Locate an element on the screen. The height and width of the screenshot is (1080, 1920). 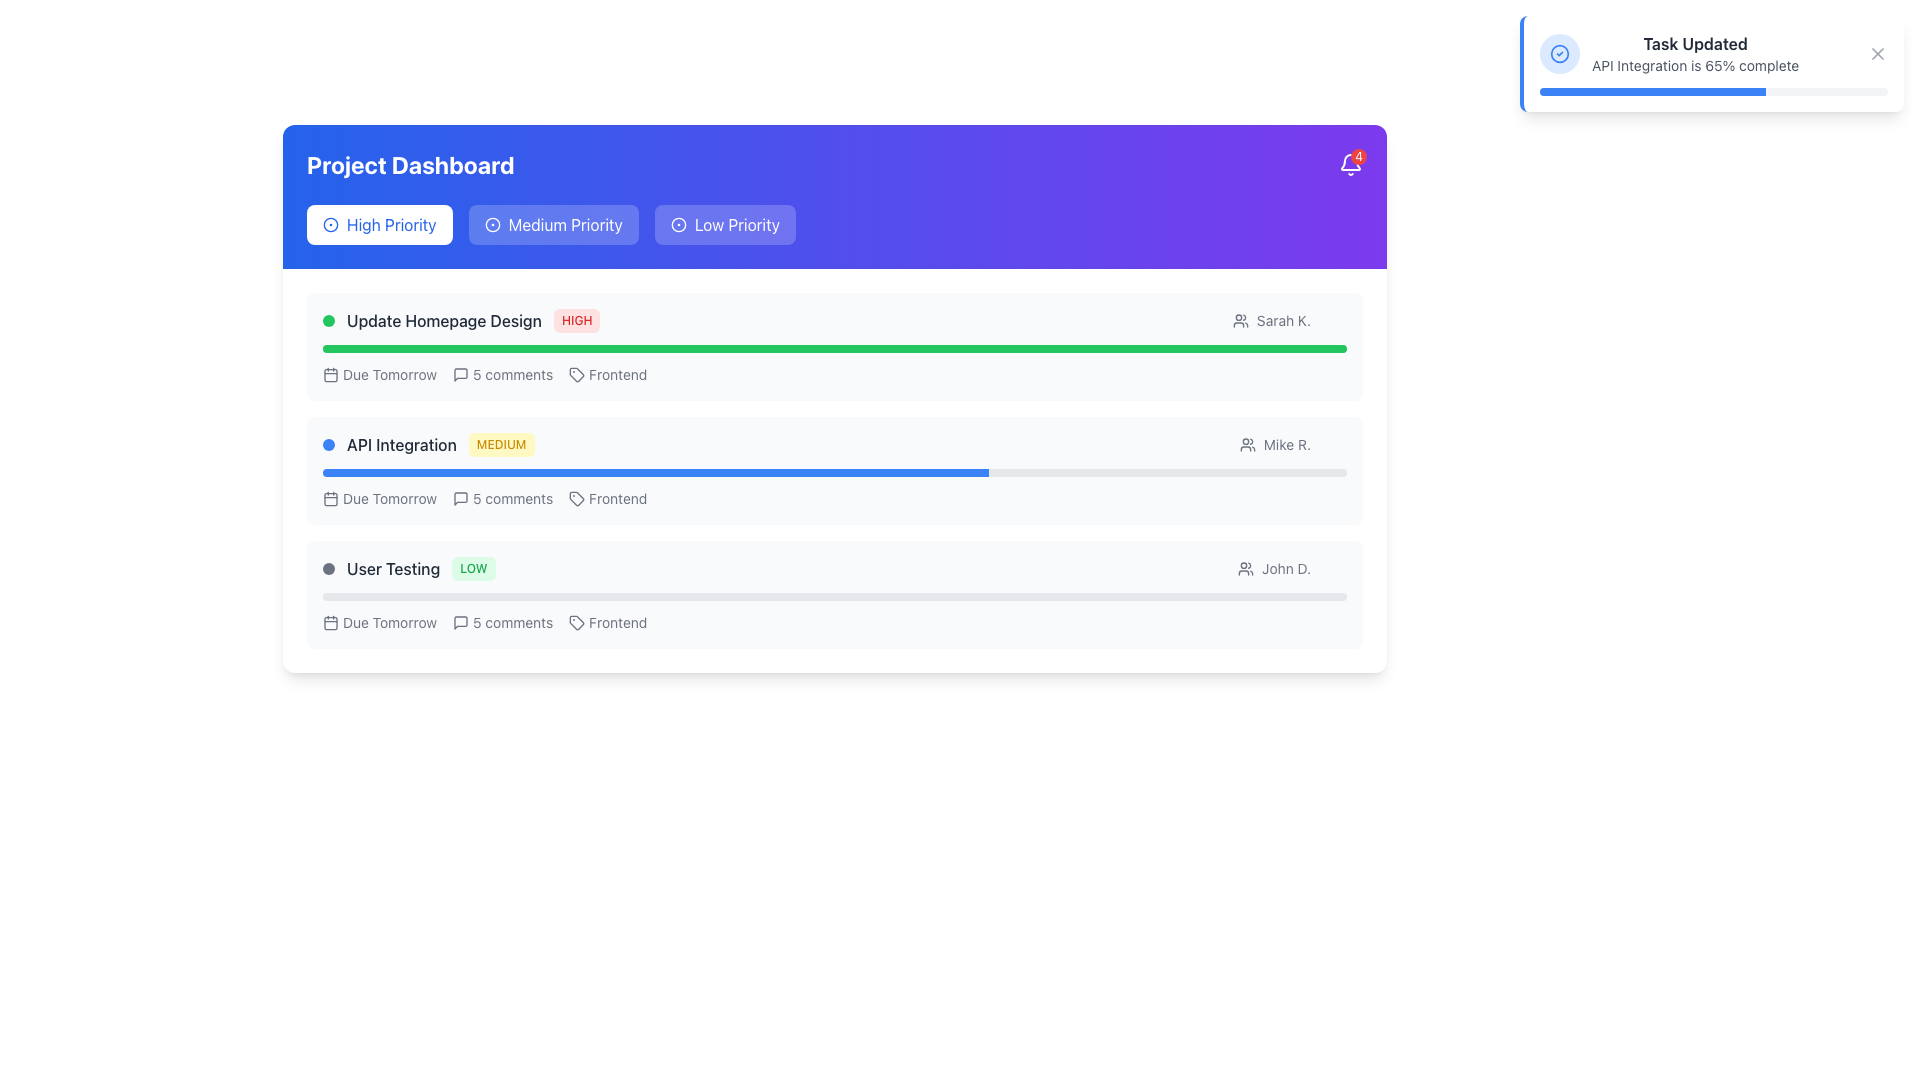
the text label indicating the due date for the task 'Update Homepage Design' in the Project Dashboard, which is positioned next to a calendar icon is located at coordinates (390, 374).